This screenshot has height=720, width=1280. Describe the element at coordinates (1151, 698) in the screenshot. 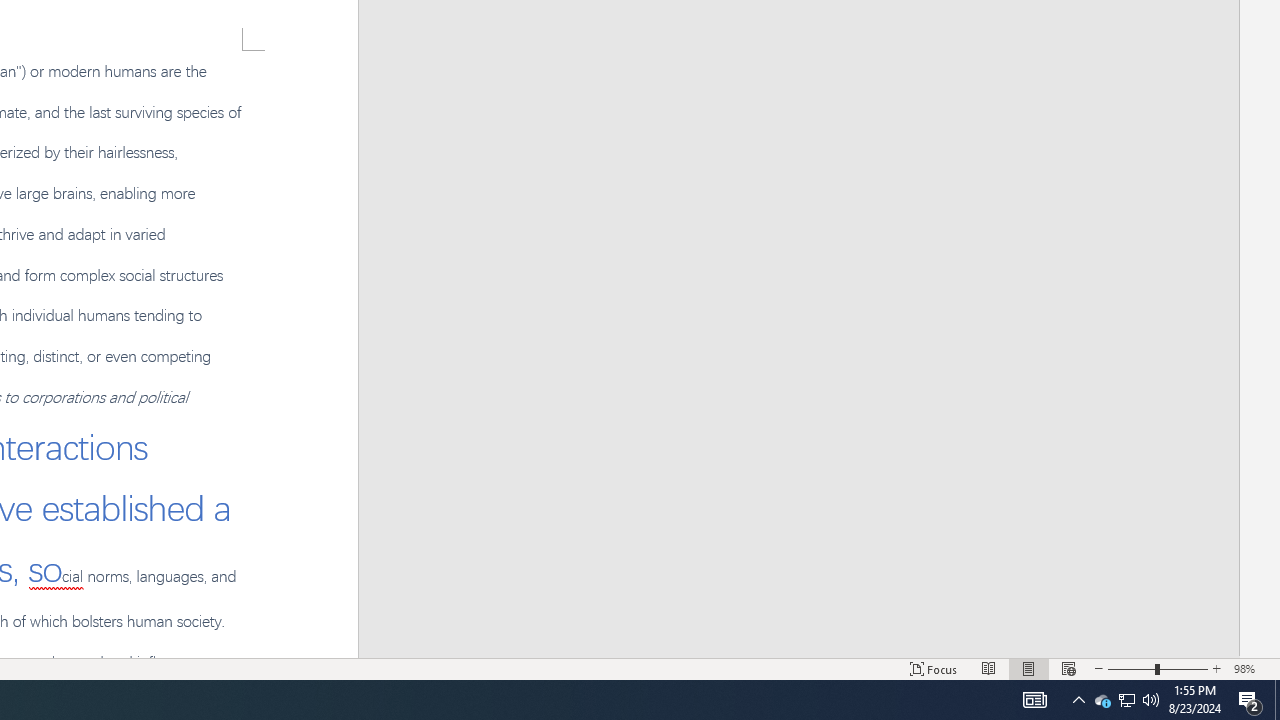

I see `'Q2790: 100%'` at that location.